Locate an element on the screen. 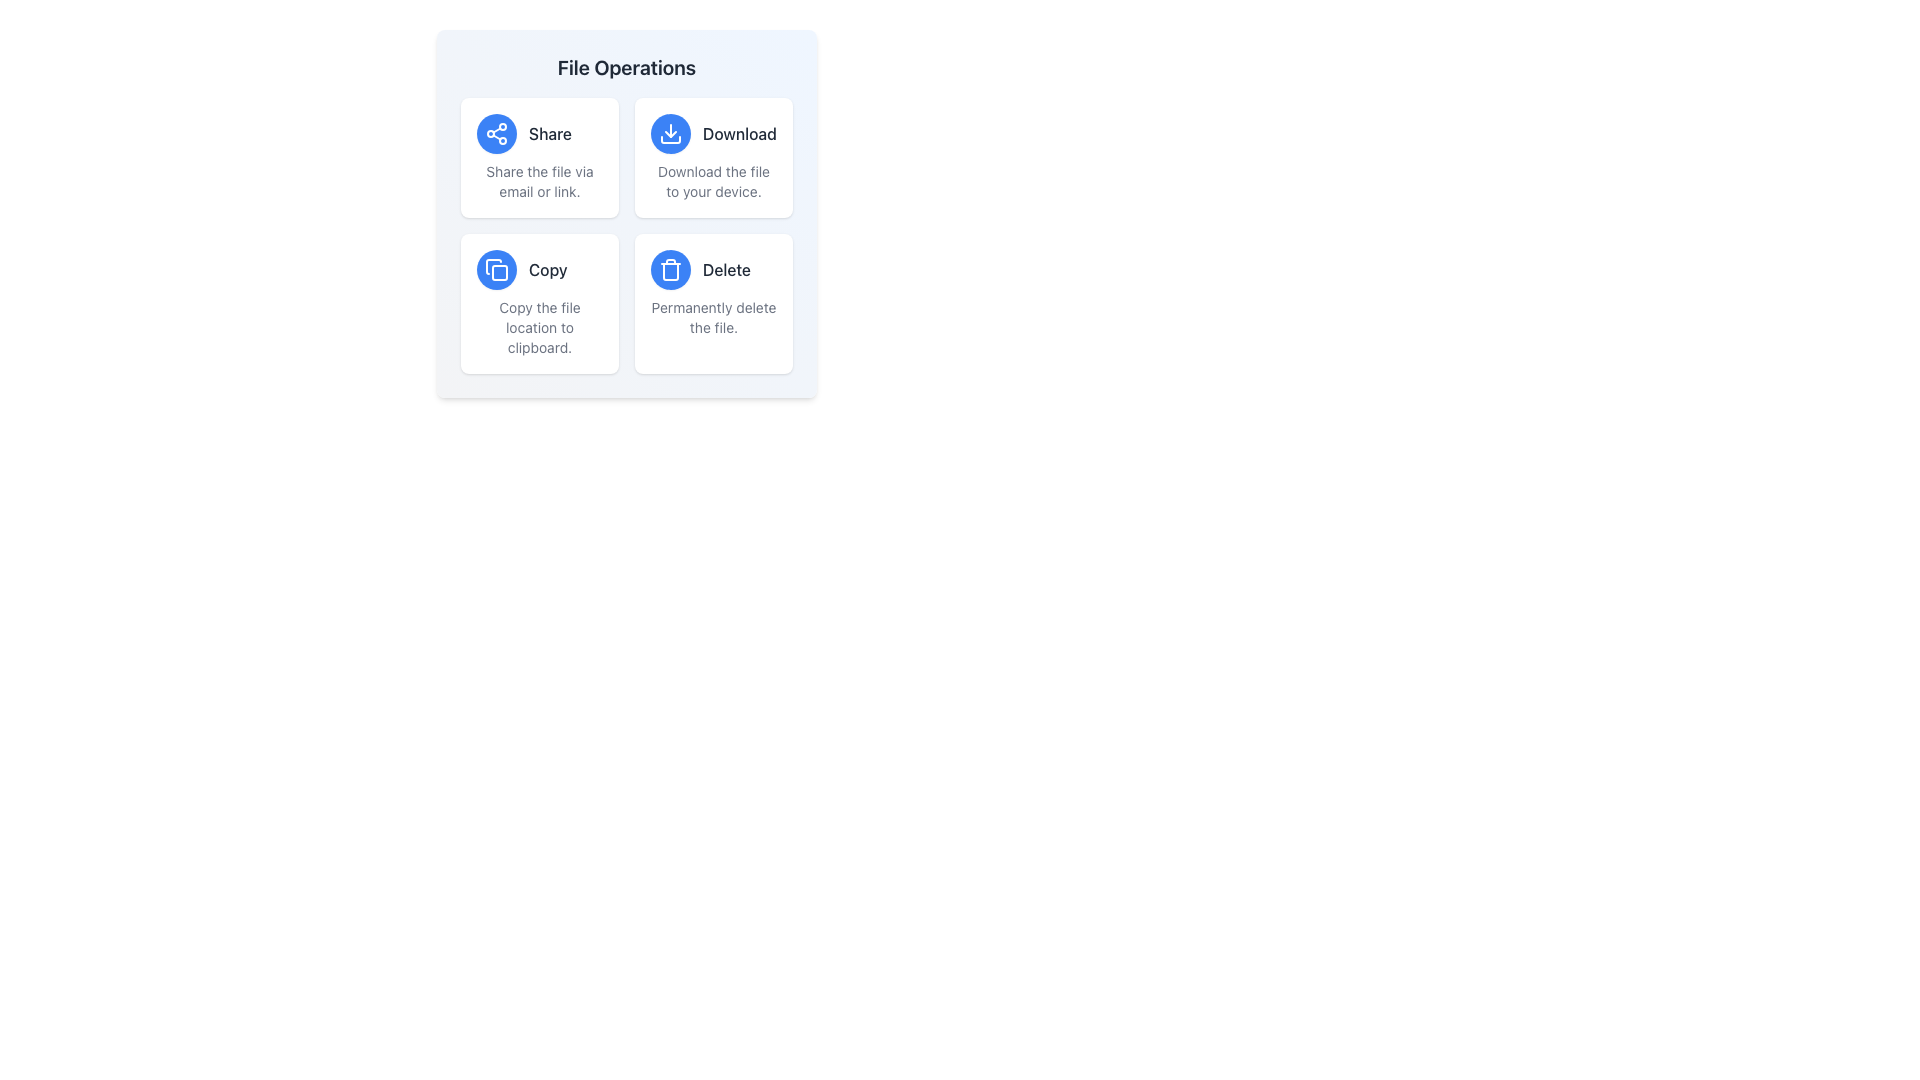 This screenshot has height=1080, width=1920. the 'Copy' button-like card, which features an icon of two overlapping documents and the text 'Copy' in bold dark gray, to copy the file location to the clipboard is located at coordinates (539, 304).